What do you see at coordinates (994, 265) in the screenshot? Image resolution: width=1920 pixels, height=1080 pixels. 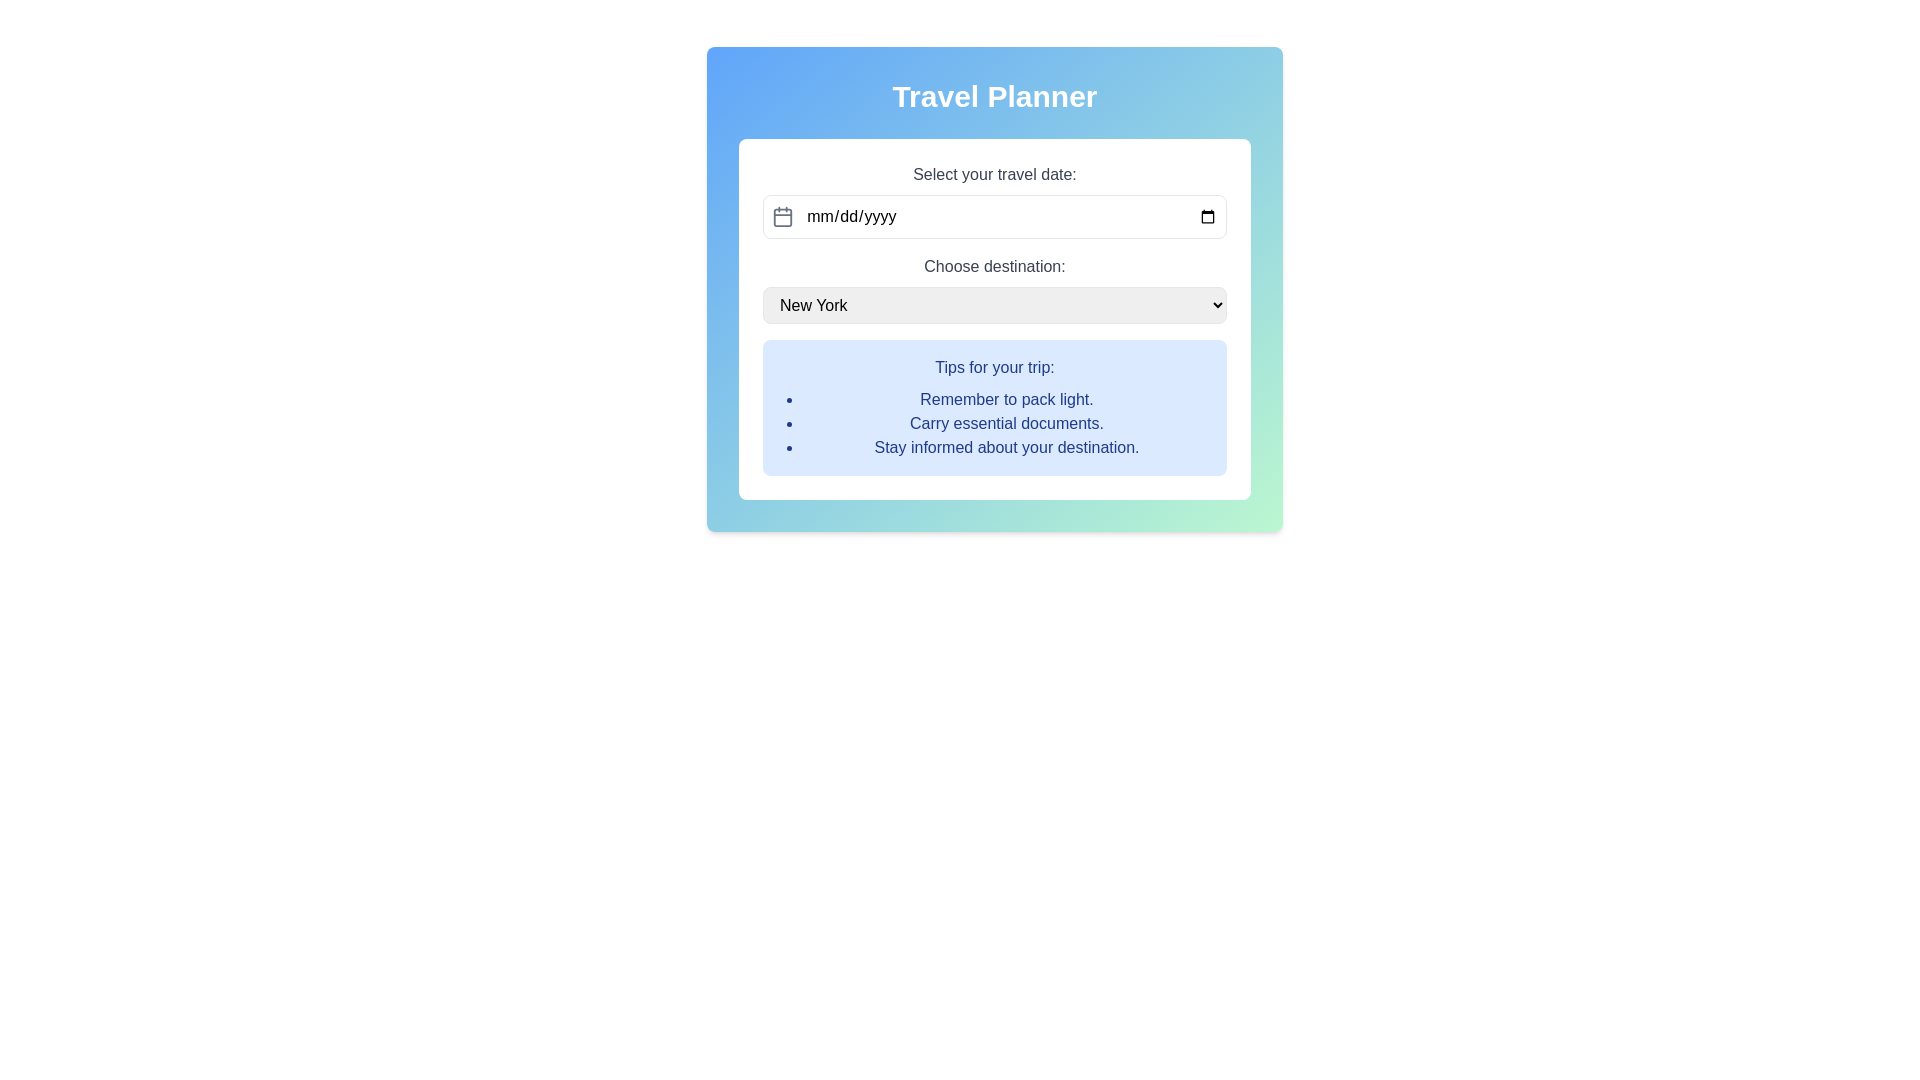 I see `the label that provides context for selecting a travel destination, positioned above the 'New York' dropdown menu` at bounding box center [994, 265].